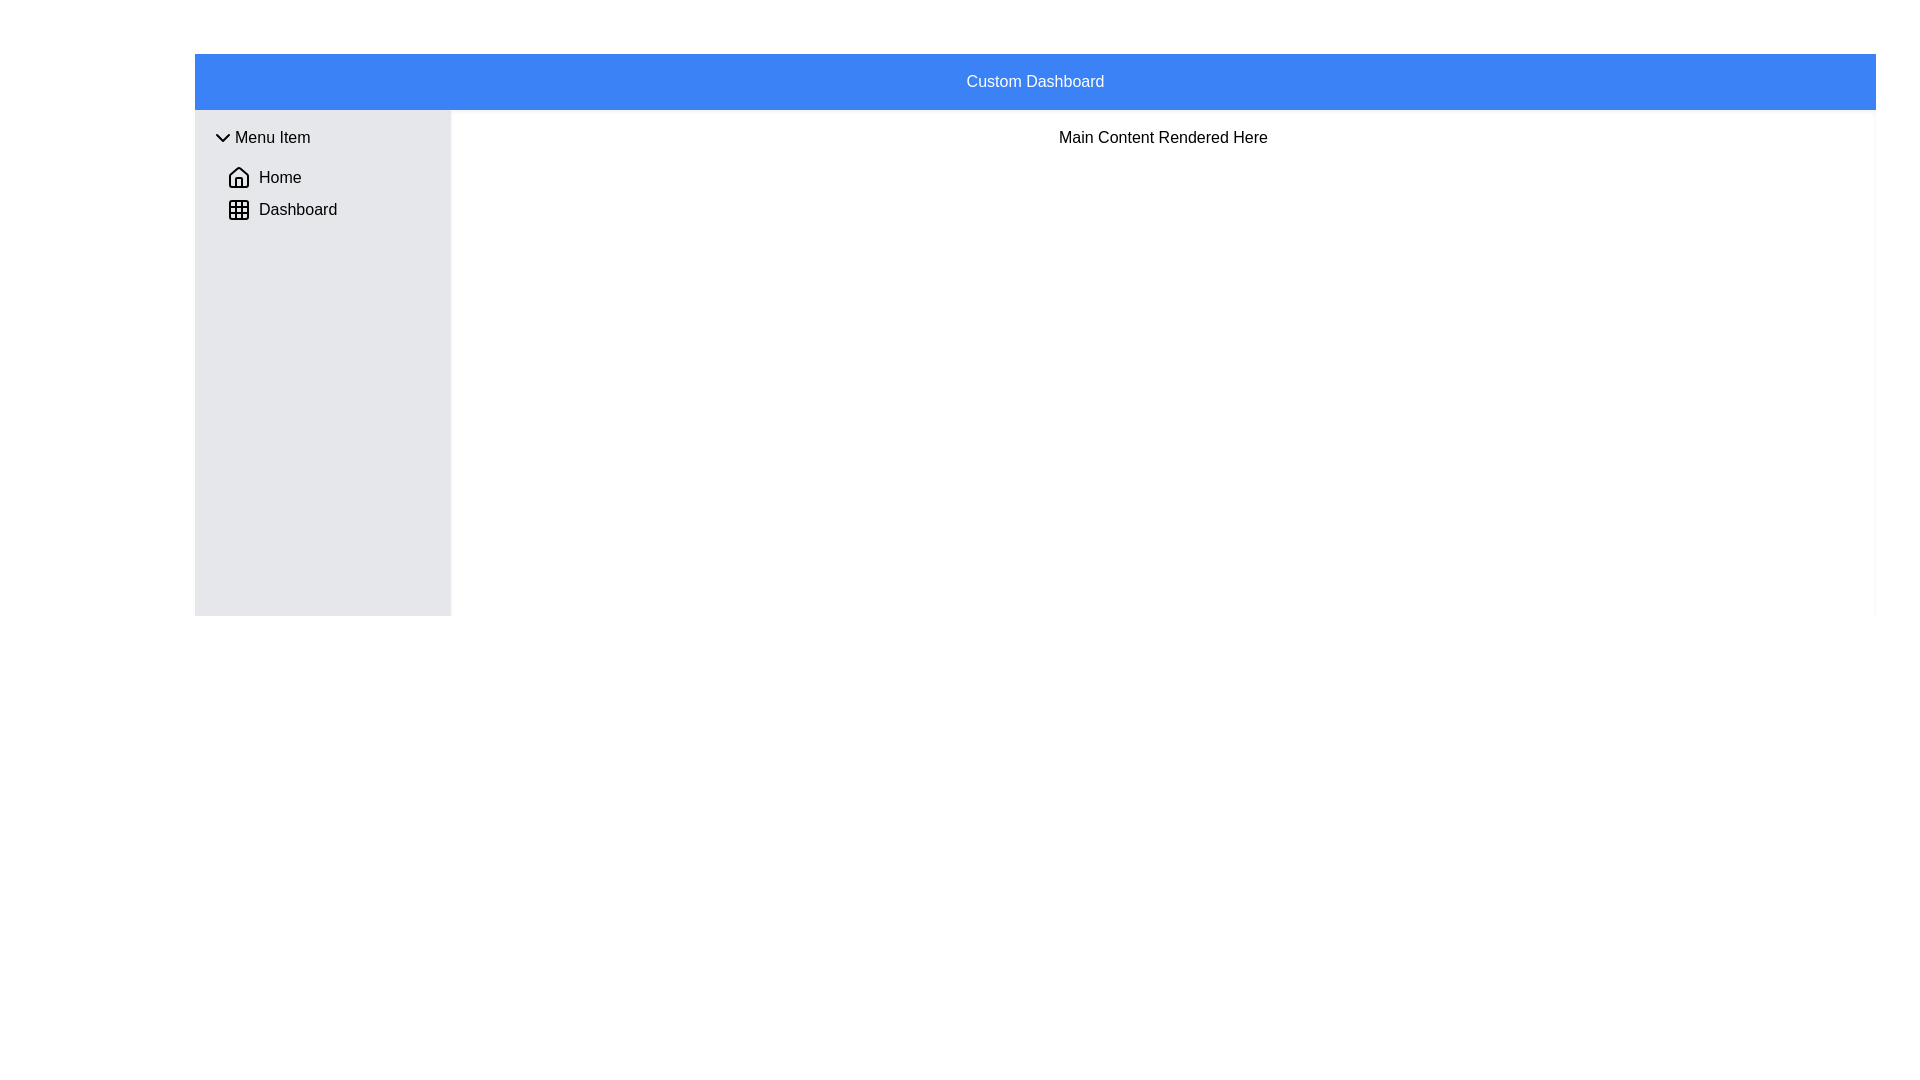 The height and width of the screenshot is (1080, 1920). What do you see at coordinates (281, 209) in the screenshot?
I see `the 'Dashboard' menu item button located in the left-hand sidebar navigation` at bounding box center [281, 209].